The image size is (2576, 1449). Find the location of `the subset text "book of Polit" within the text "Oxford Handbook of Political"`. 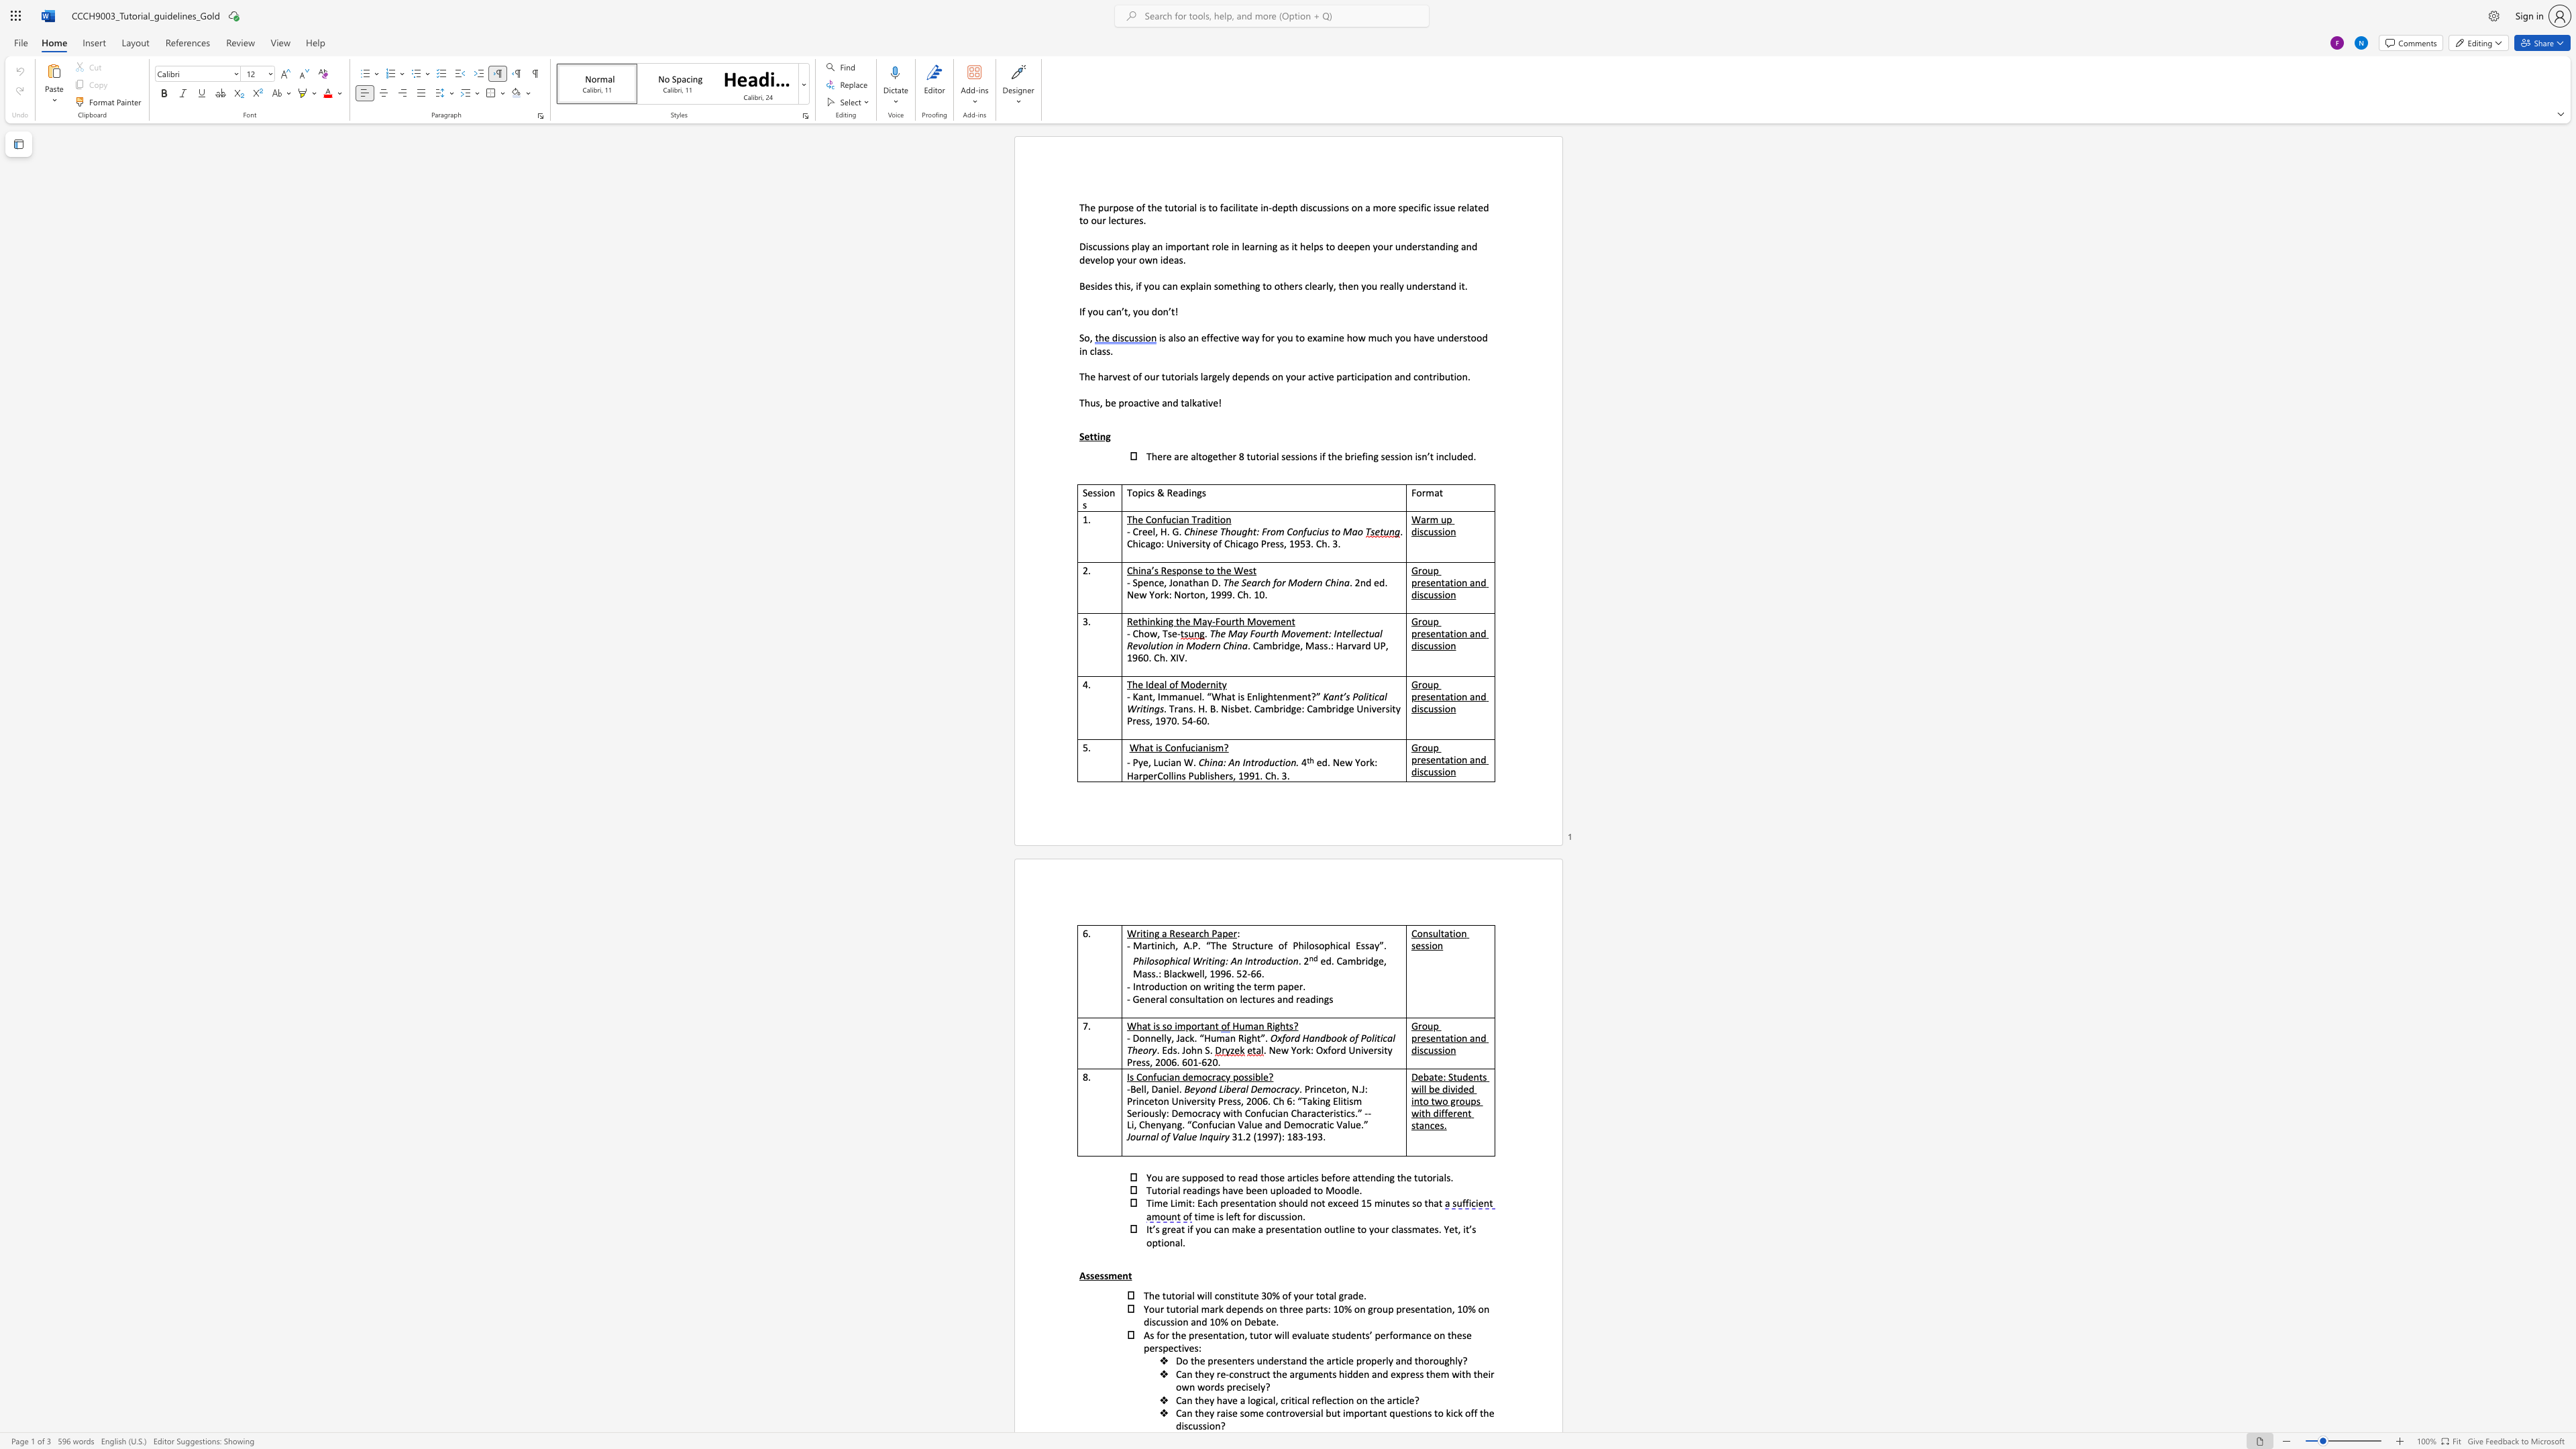

the subset text "book of Polit" within the text "Oxford Handbook of Political" is located at coordinates (1326, 1038).